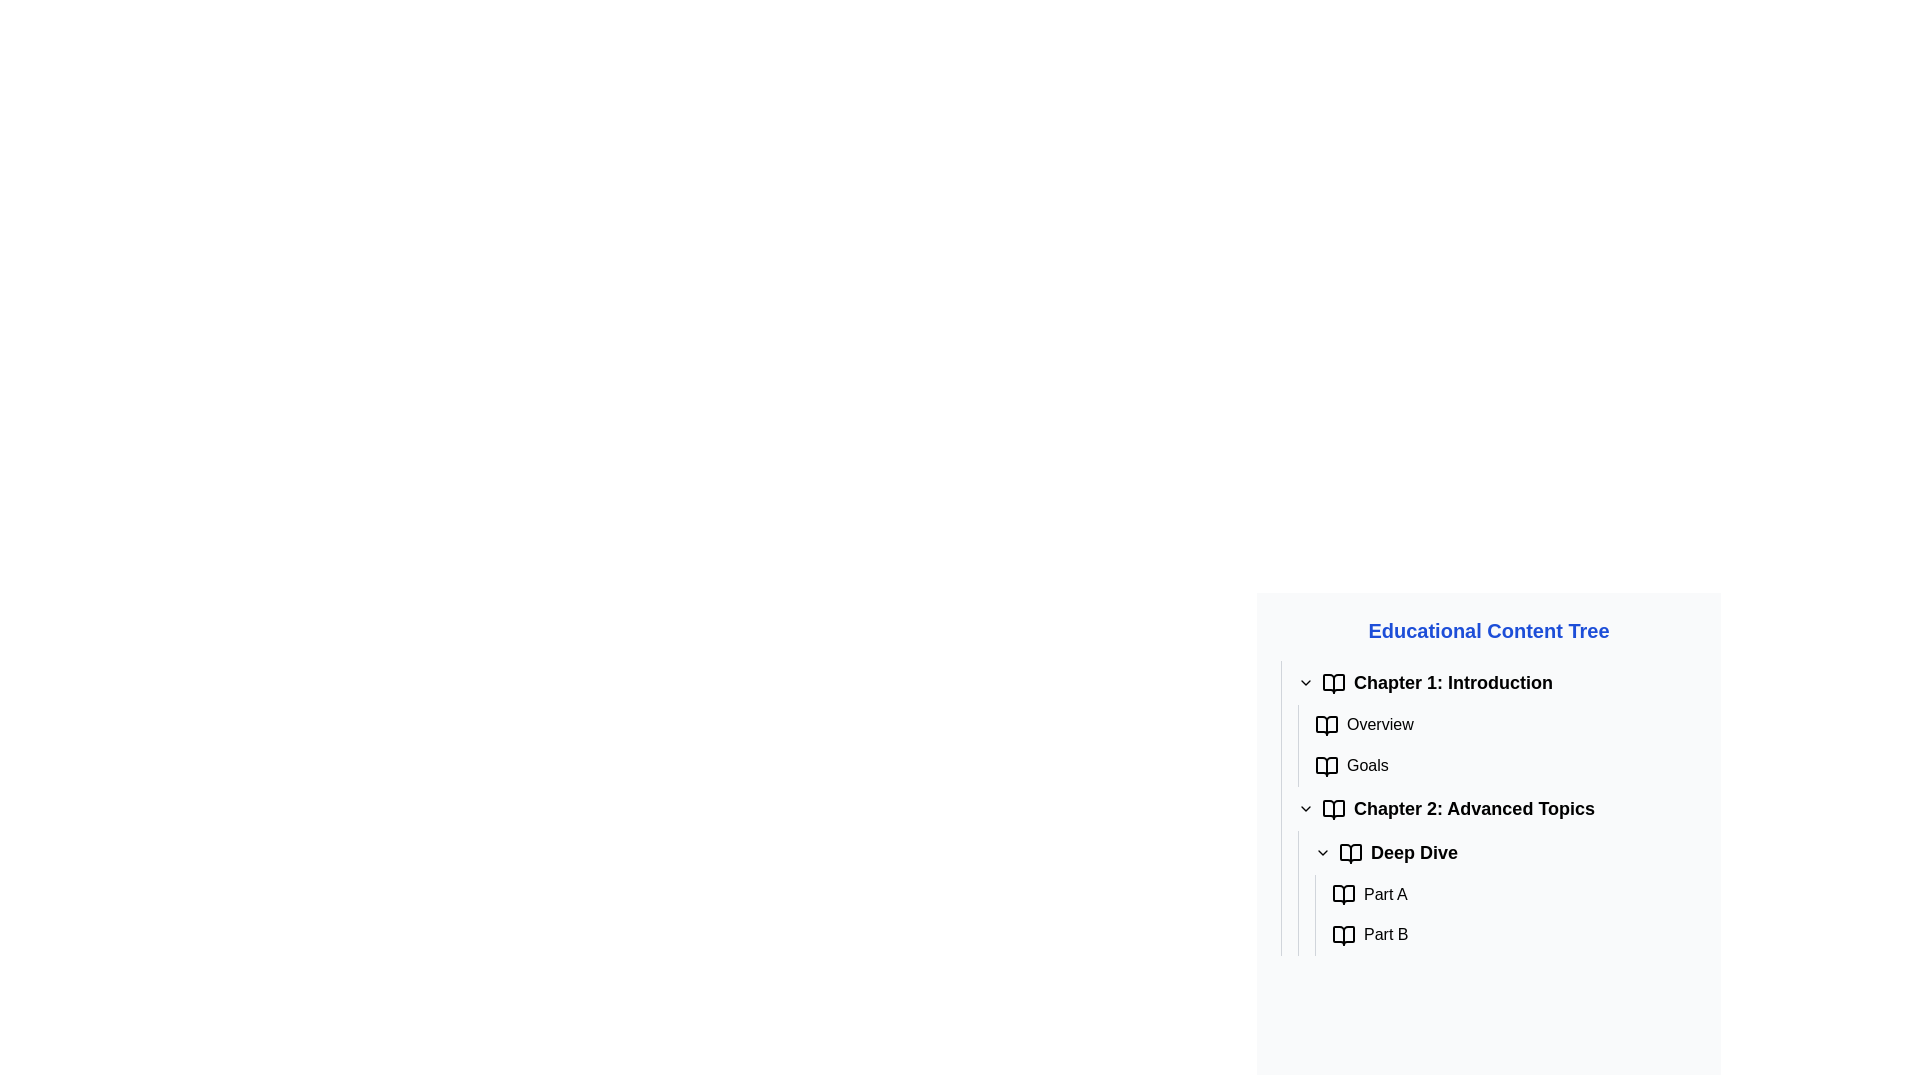  What do you see at coordinates (1497, 892) in the screenshot?
I see `the Collapsible content section under 'Chapter 2: Advanced Topics'` at bounding box center [1497, 892].